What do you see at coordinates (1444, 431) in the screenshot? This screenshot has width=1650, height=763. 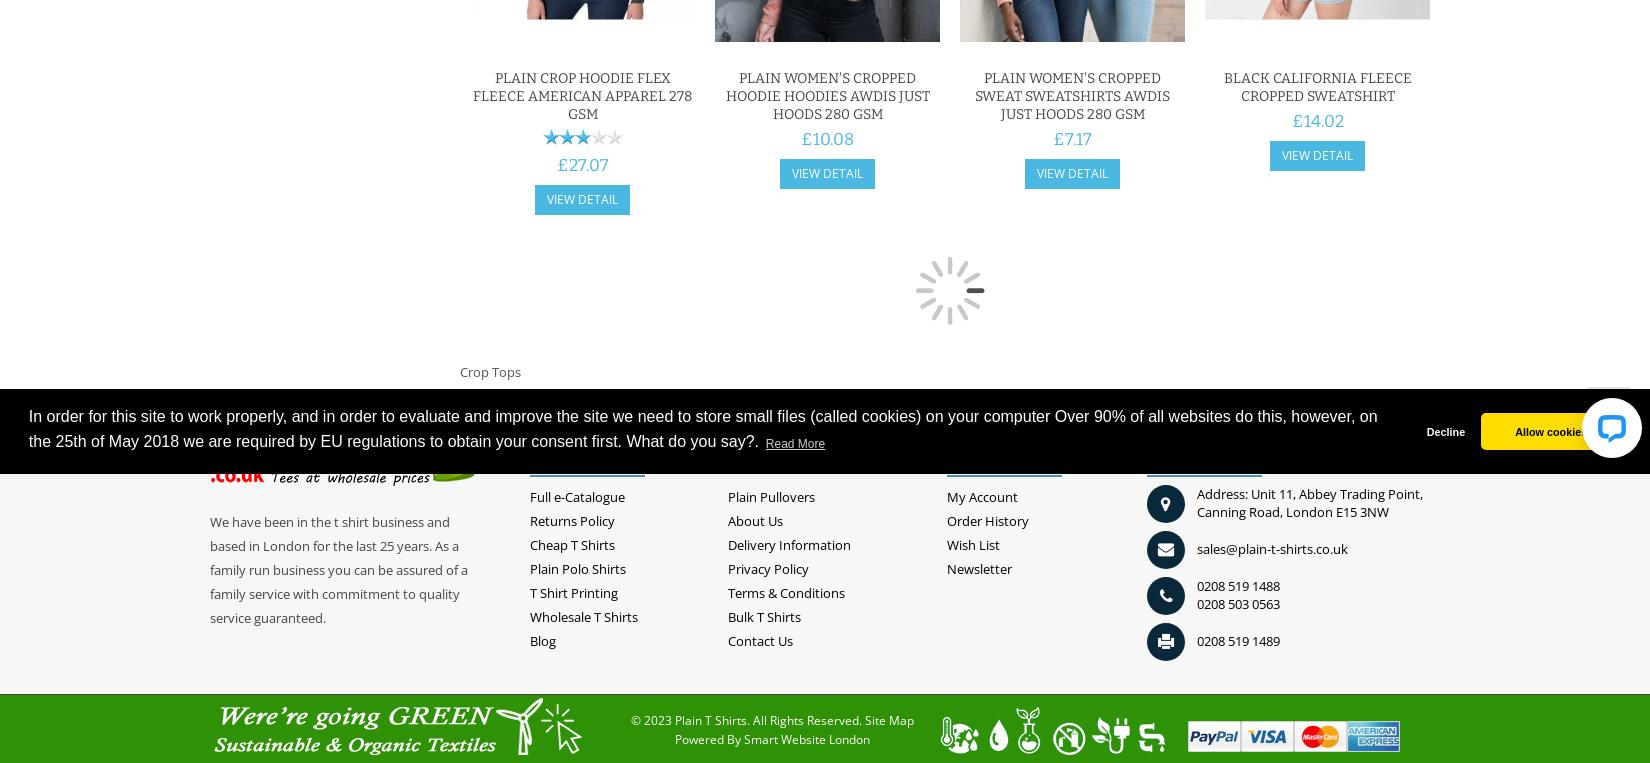 I see `'Decline'` at bounding box center [1444, 431].